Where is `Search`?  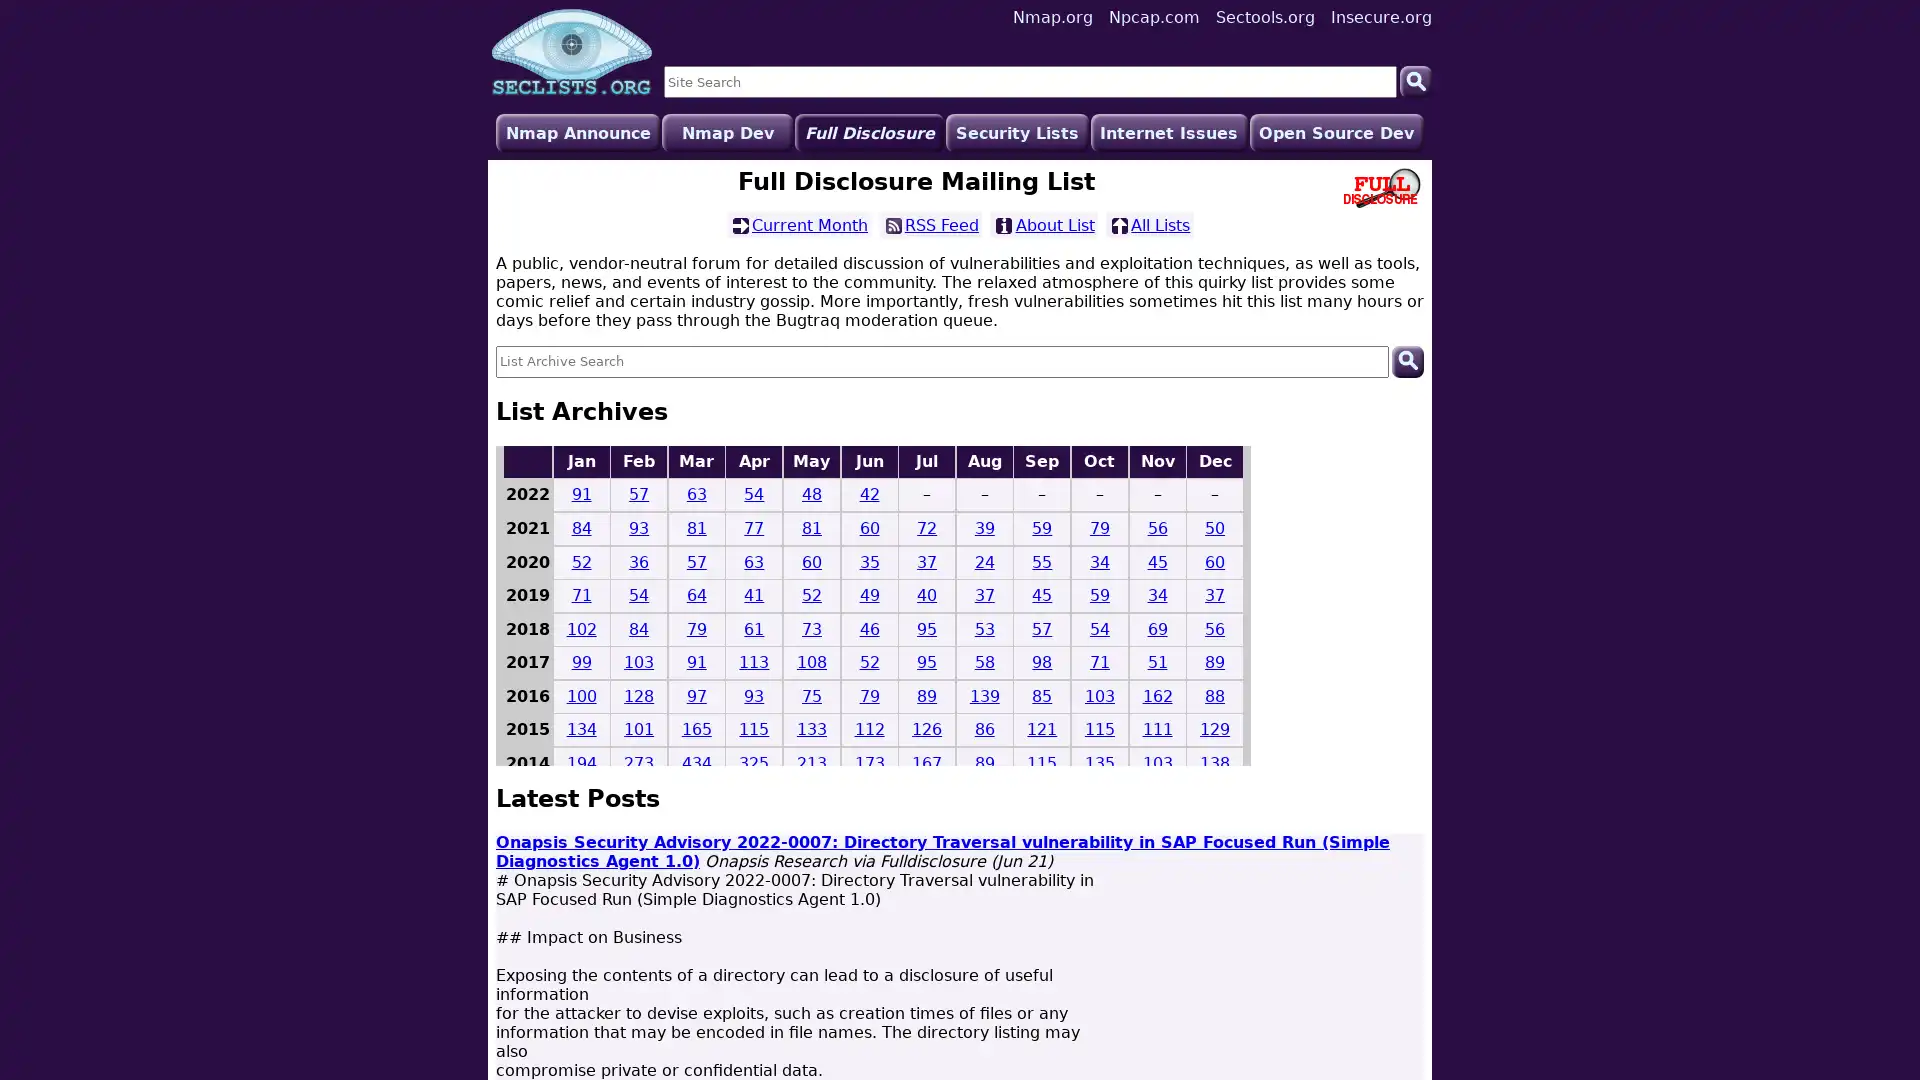 Search is located at coordinates (1415, 80).